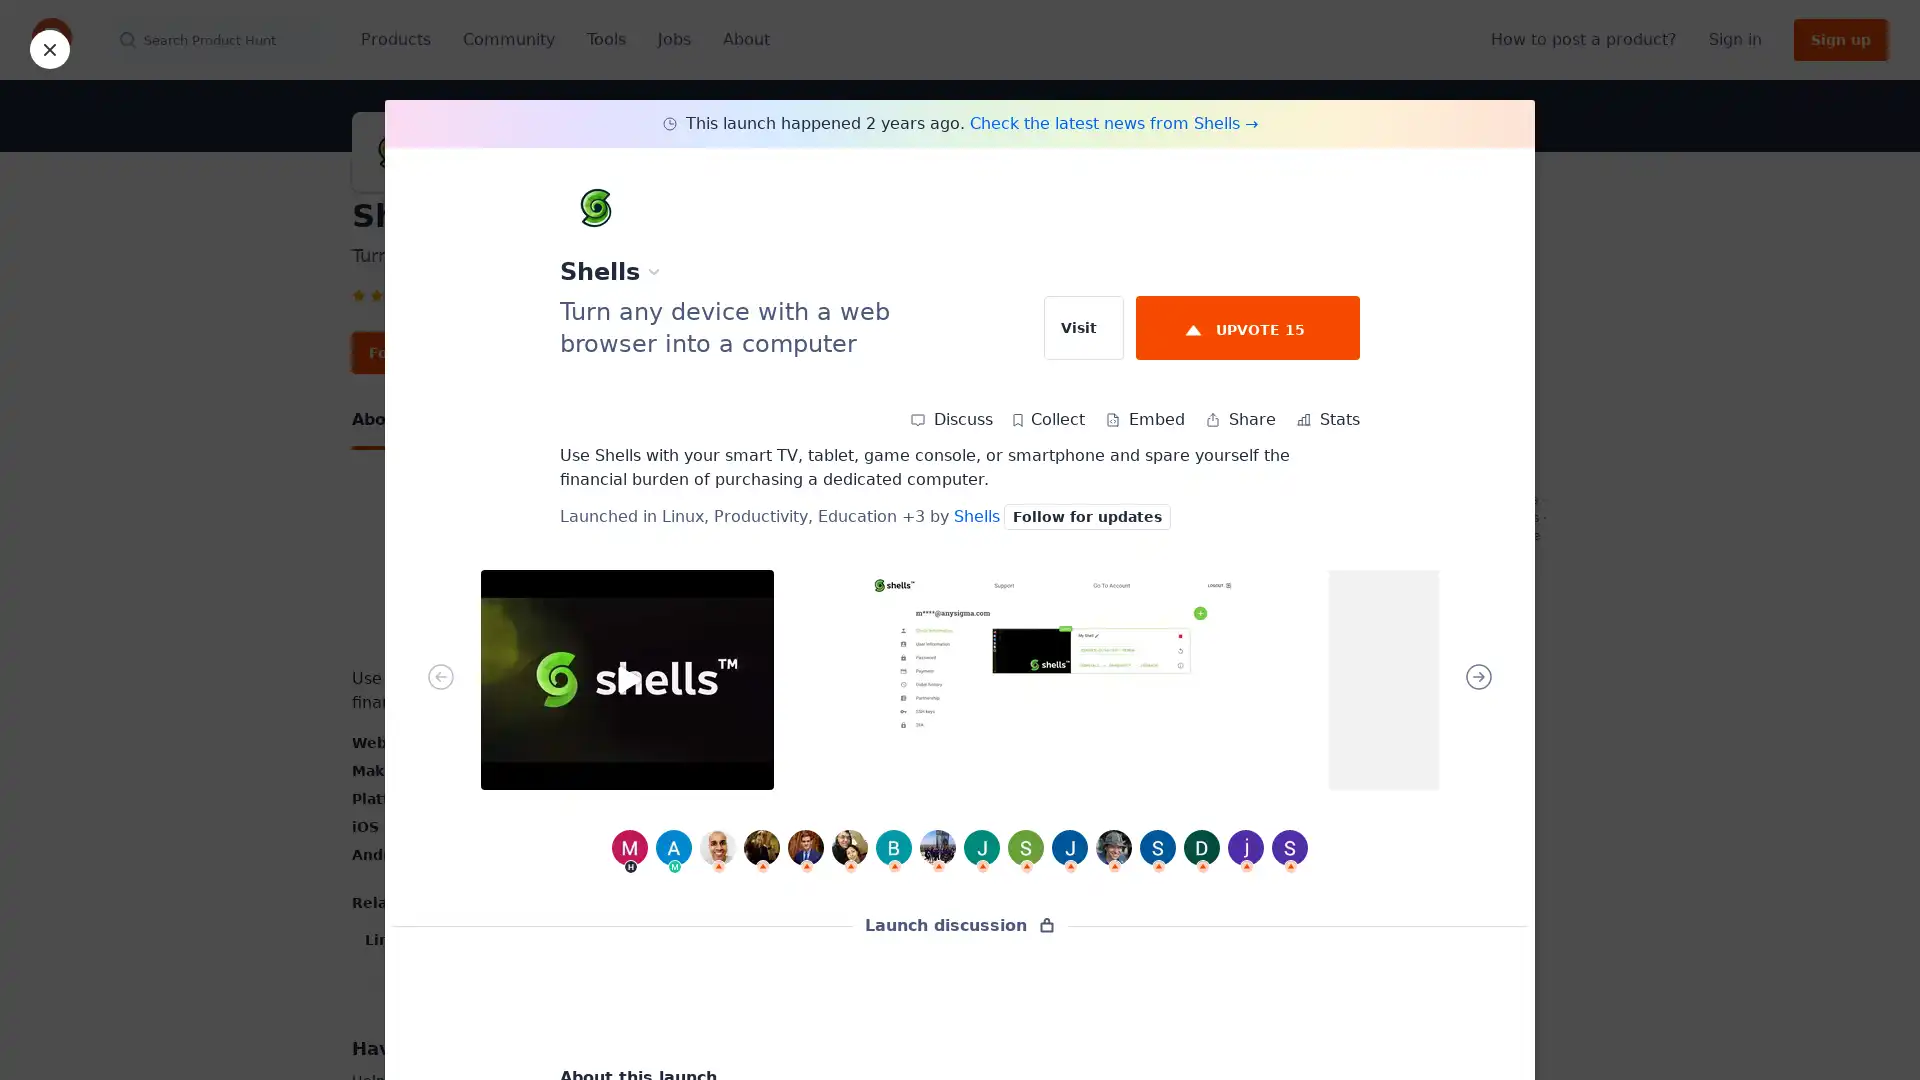 The width and height of the screenshot is (1920, 1080). I want to click on Discuss, so click(950, 419).